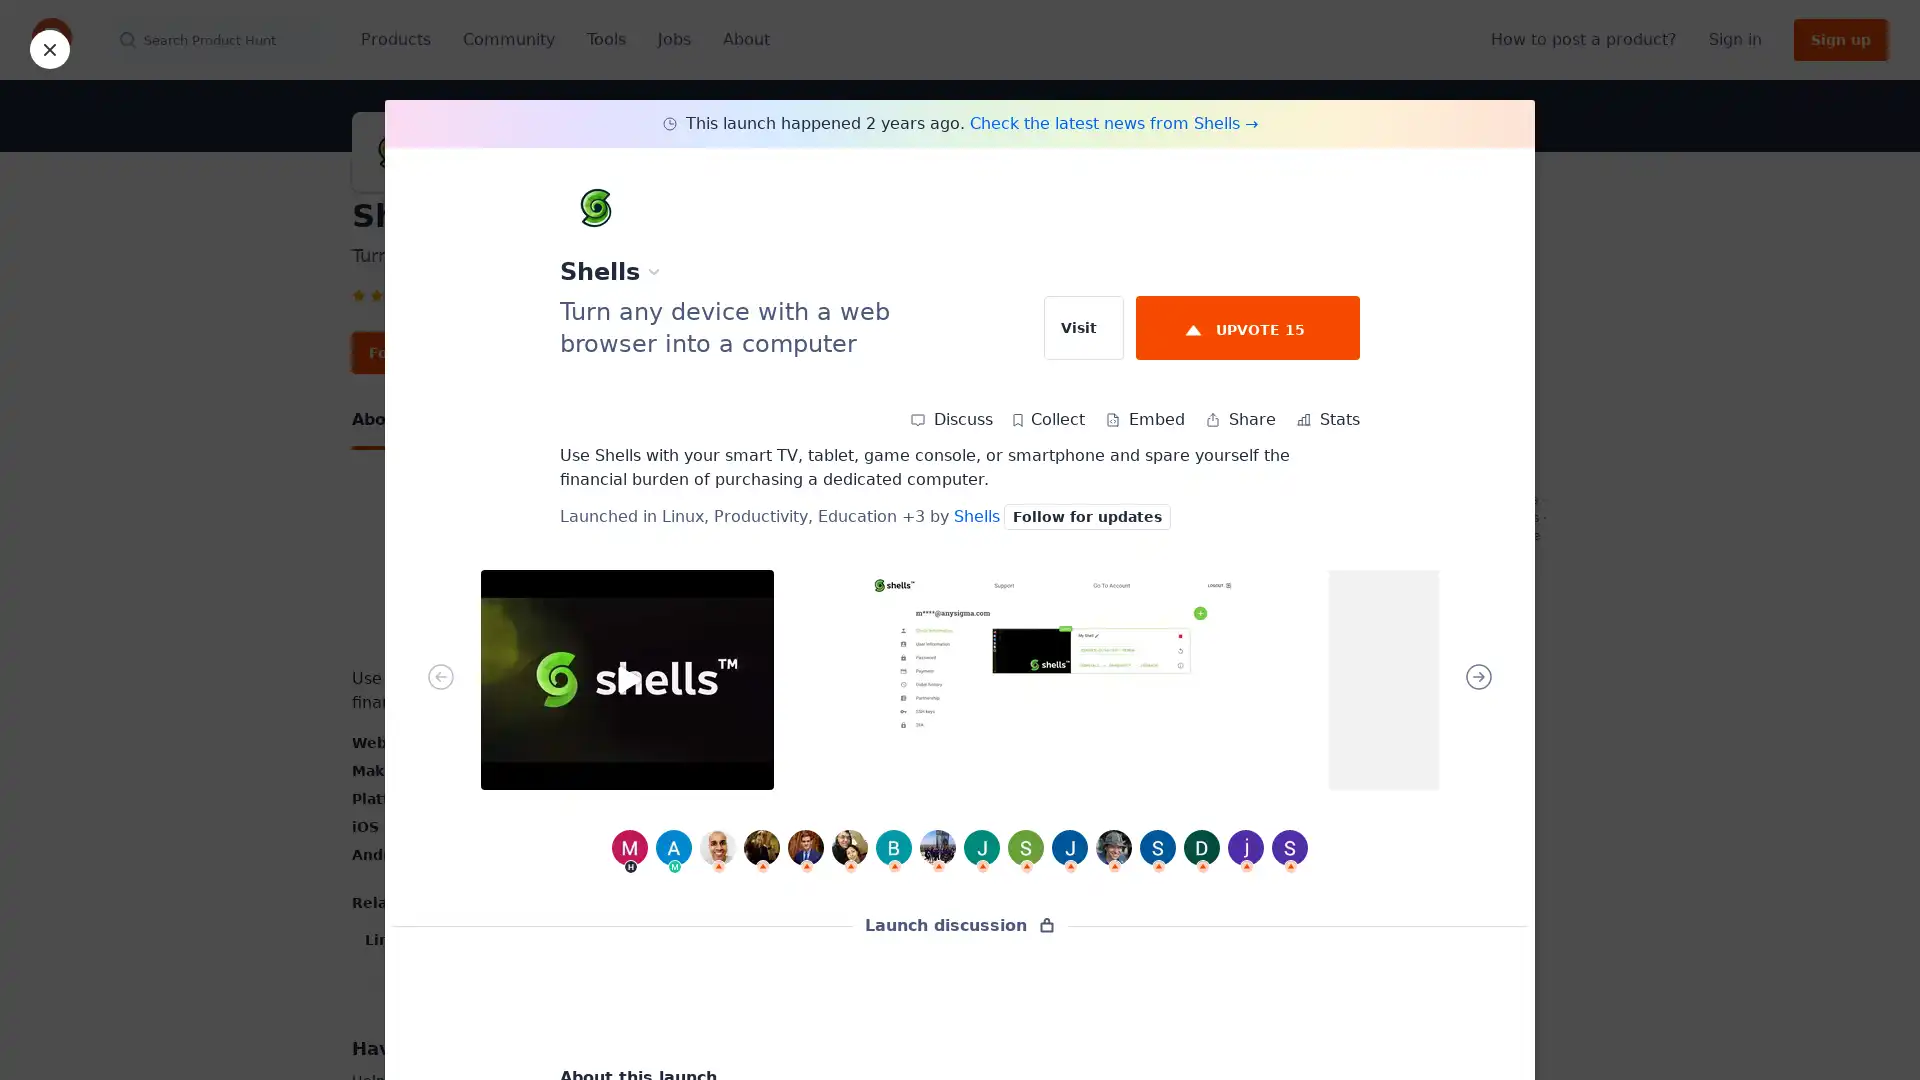 The width and height of the screenshot is (1920, 1080). I want to click on Discuss, so click(950, 419).